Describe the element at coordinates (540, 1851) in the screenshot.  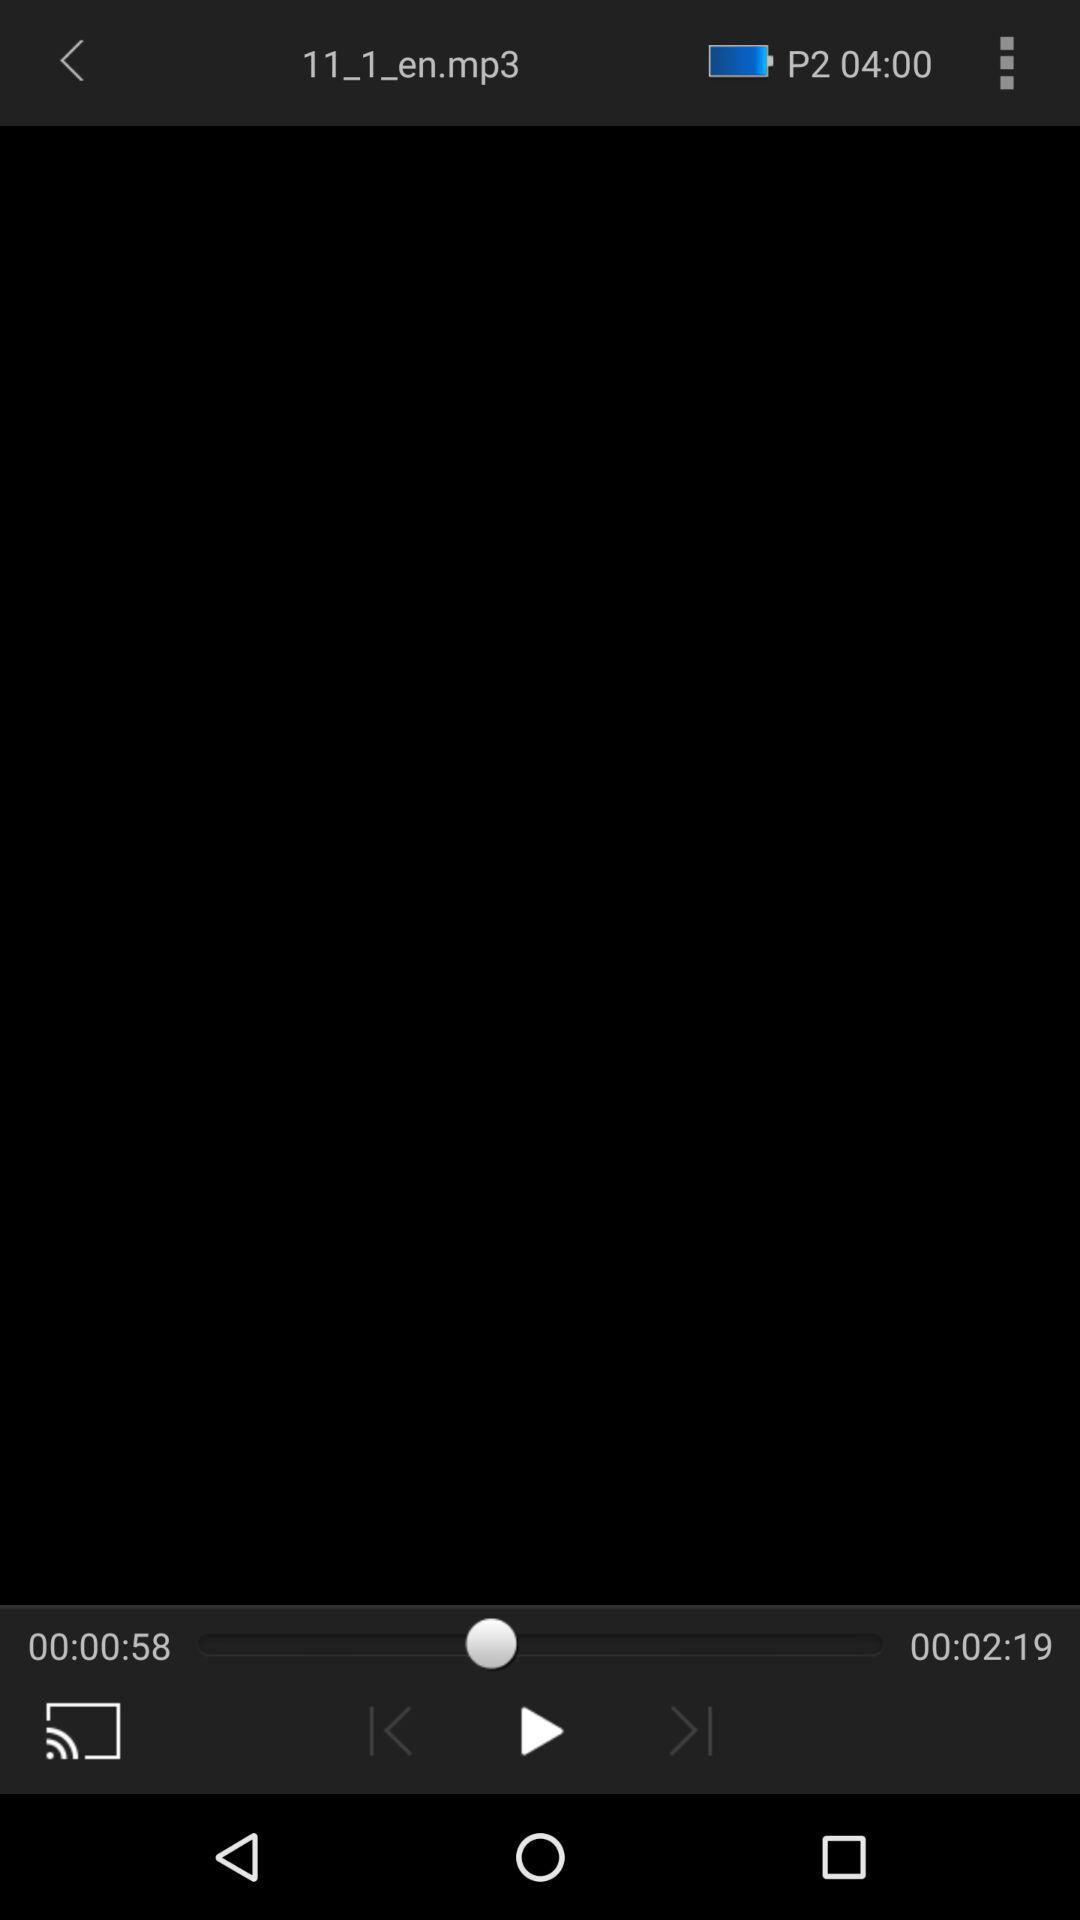
I see `the play icon` at that location.